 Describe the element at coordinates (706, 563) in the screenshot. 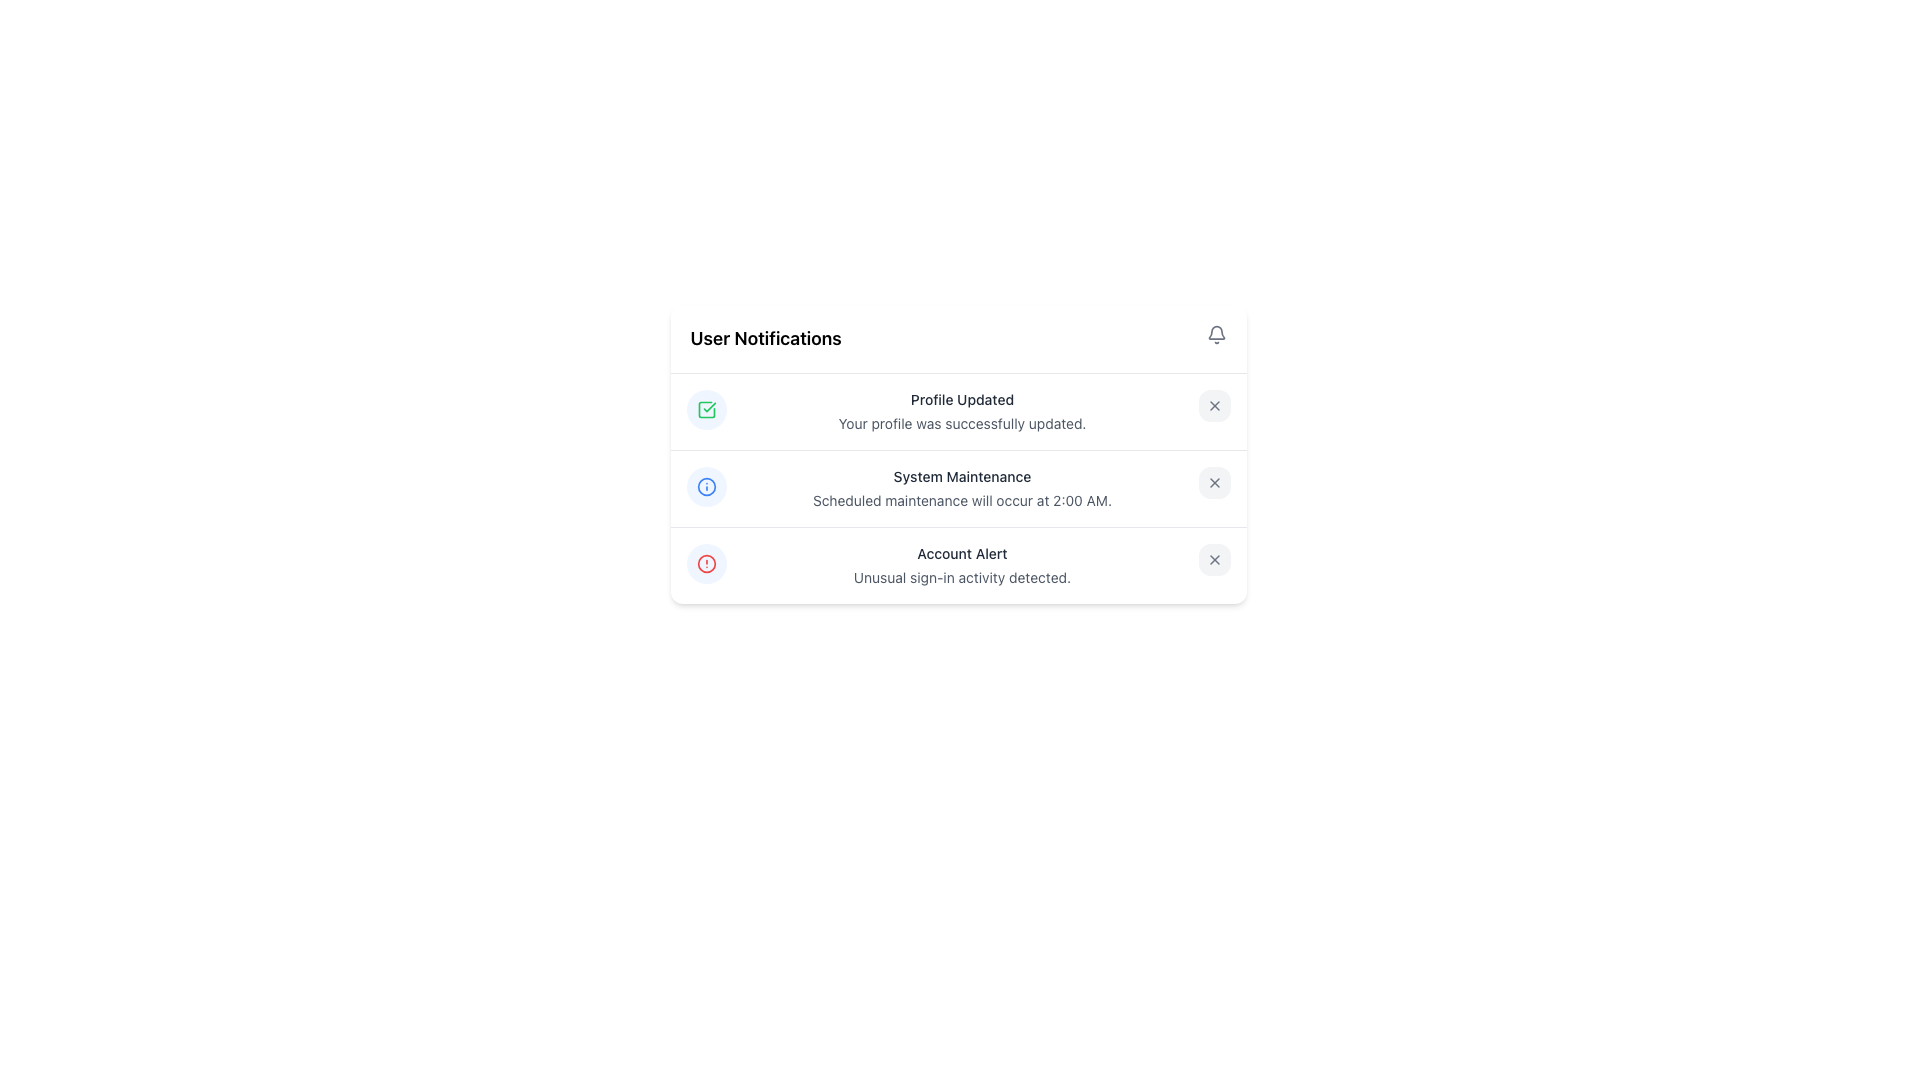

I see `the alert indicator icon located to the left of the notification text in the third notification entry of the vertical list, which has a light blue circular background` at that location.